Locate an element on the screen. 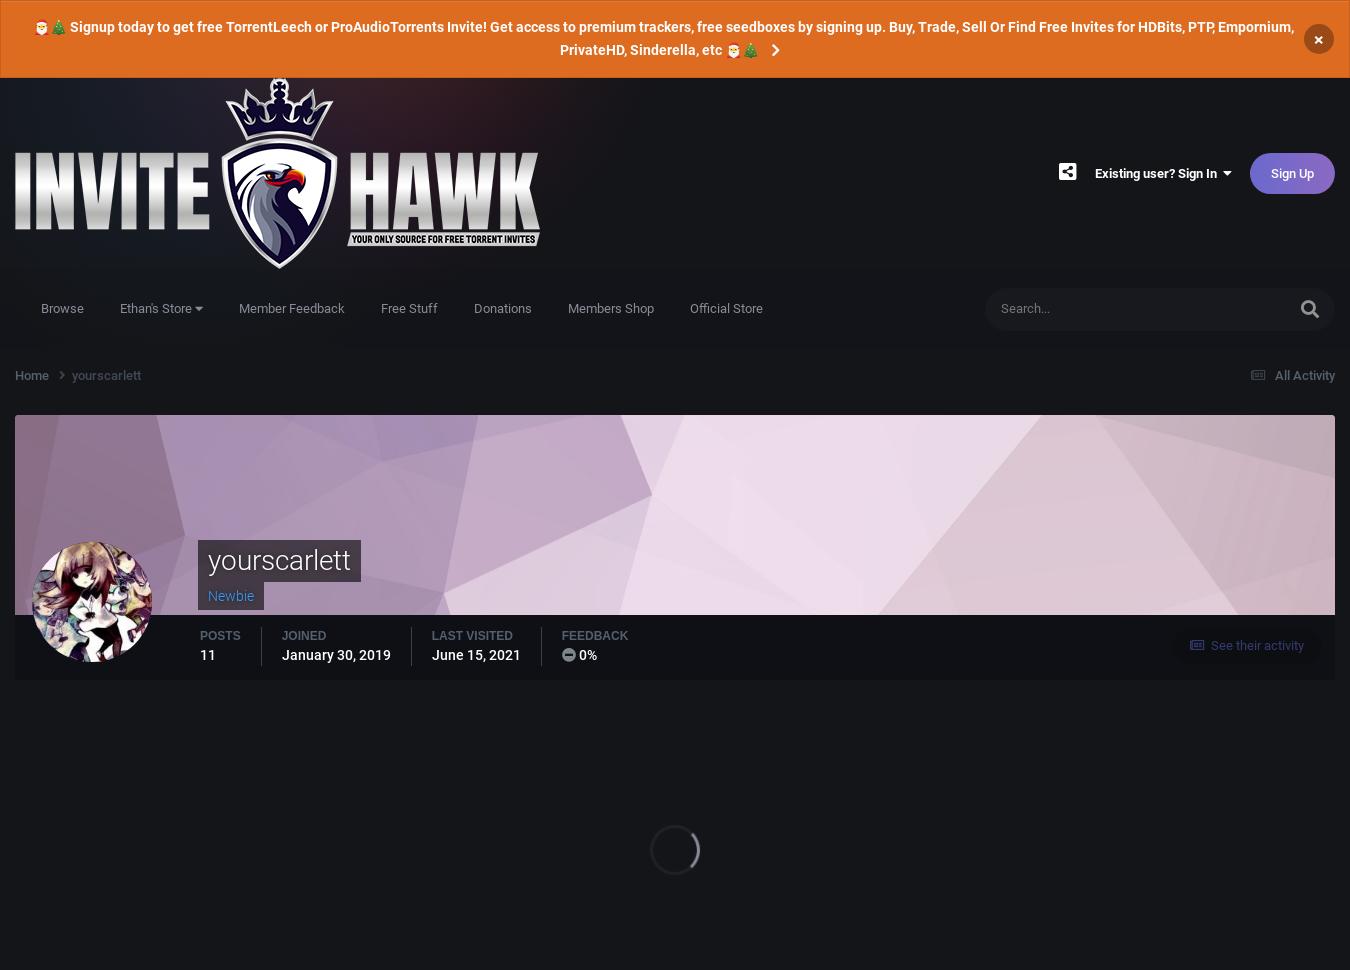  'FAQ Questions' is located at coordinates (1173, 551).